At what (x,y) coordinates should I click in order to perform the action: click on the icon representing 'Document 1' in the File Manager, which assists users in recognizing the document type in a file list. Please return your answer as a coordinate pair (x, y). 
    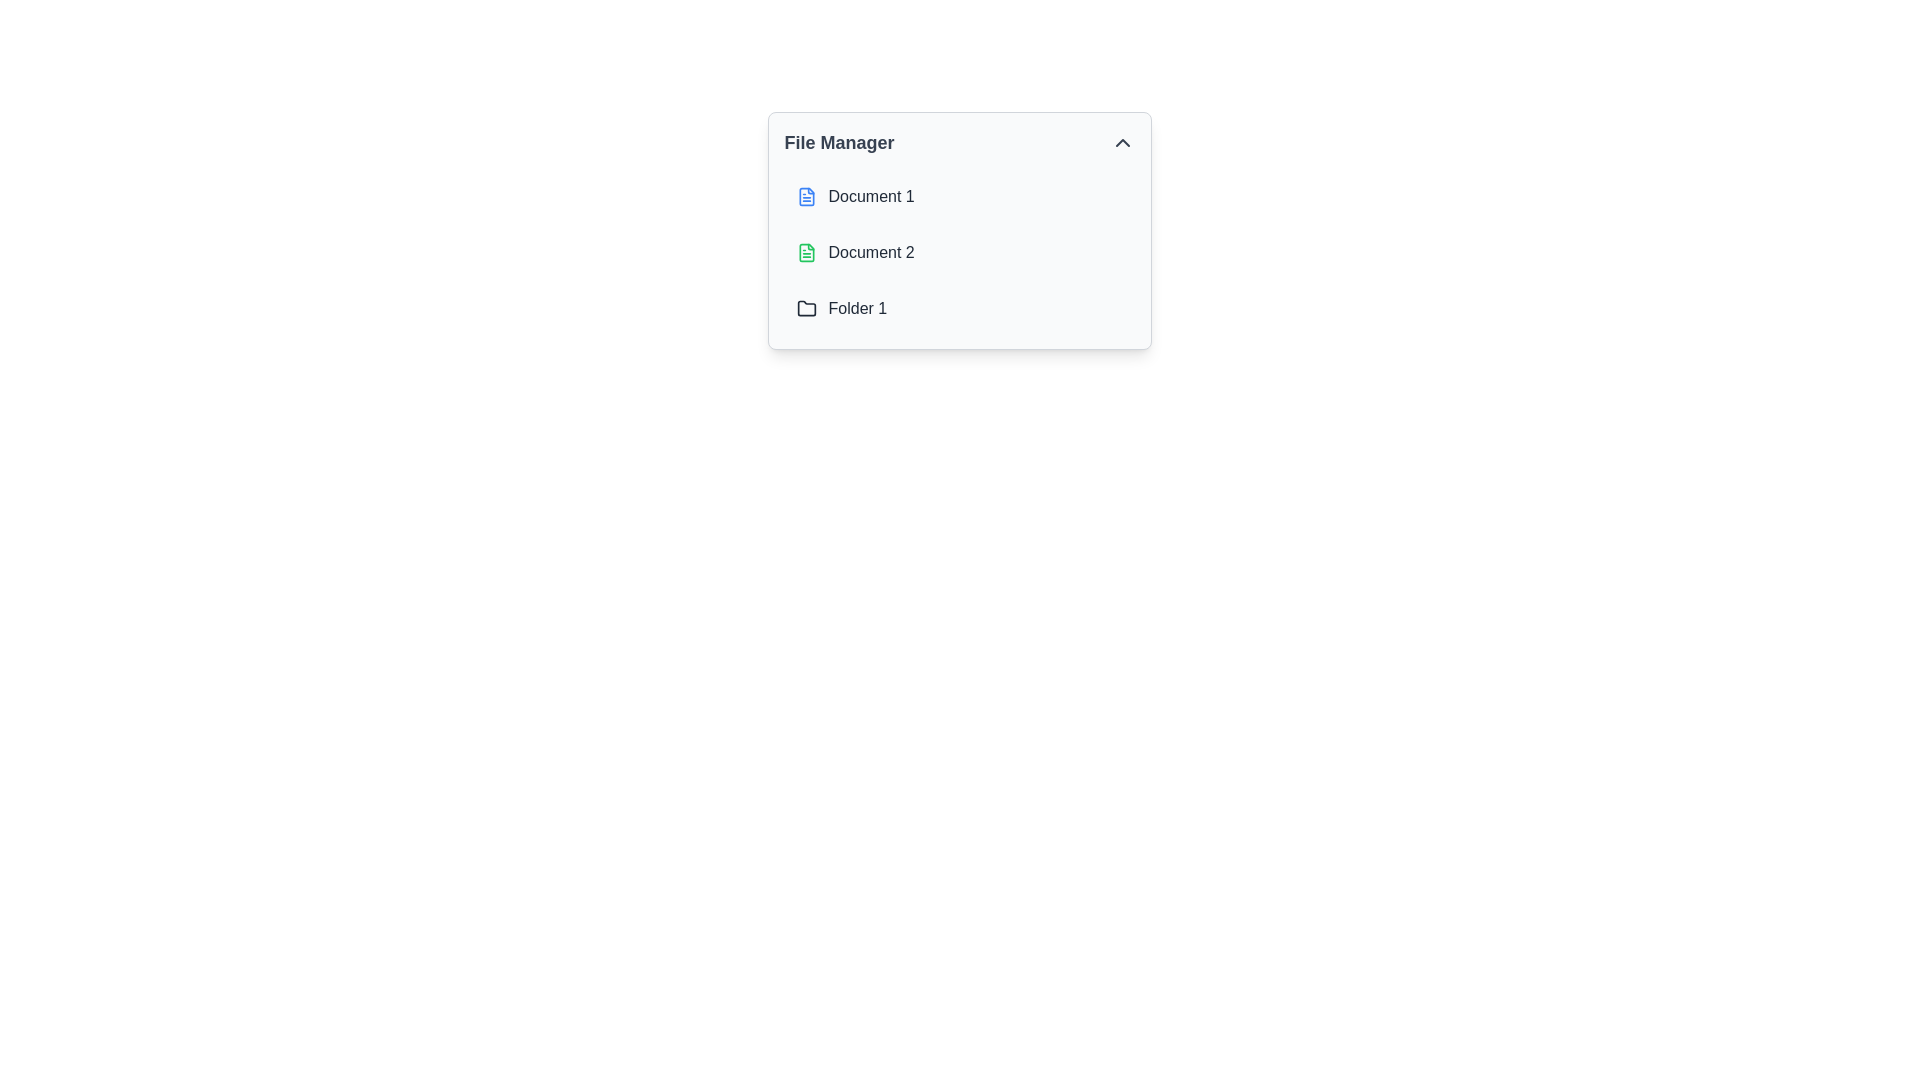
    Looking at the image, I should click on (806, 196).